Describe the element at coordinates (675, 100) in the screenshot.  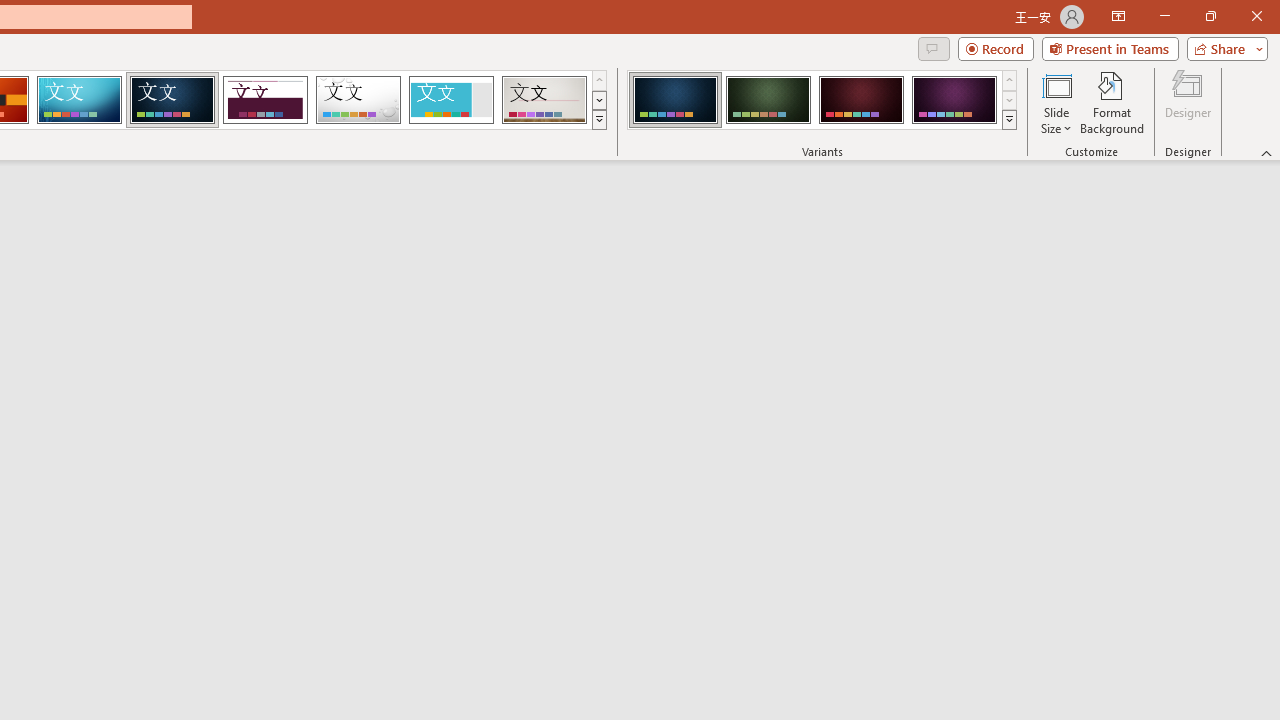
I see `'Damask Variant 1'` at that location.